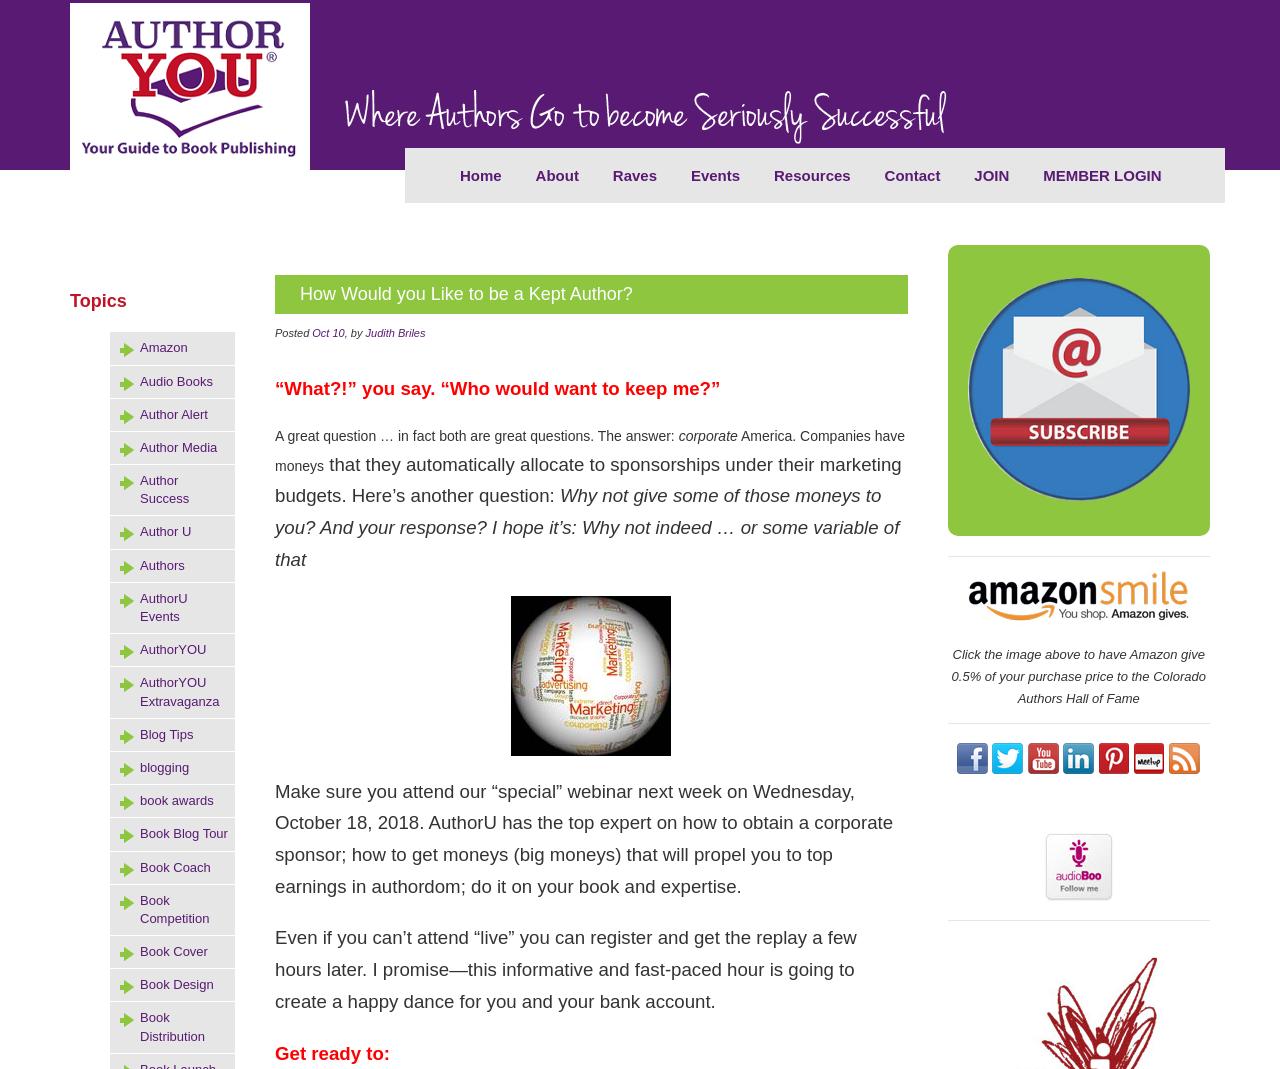 This screenshot has width=1280, height=1069. What do you see at coordinates (163, 347) in the screenshot?
I see `'Amazon'` at bounding box center [163, 347].